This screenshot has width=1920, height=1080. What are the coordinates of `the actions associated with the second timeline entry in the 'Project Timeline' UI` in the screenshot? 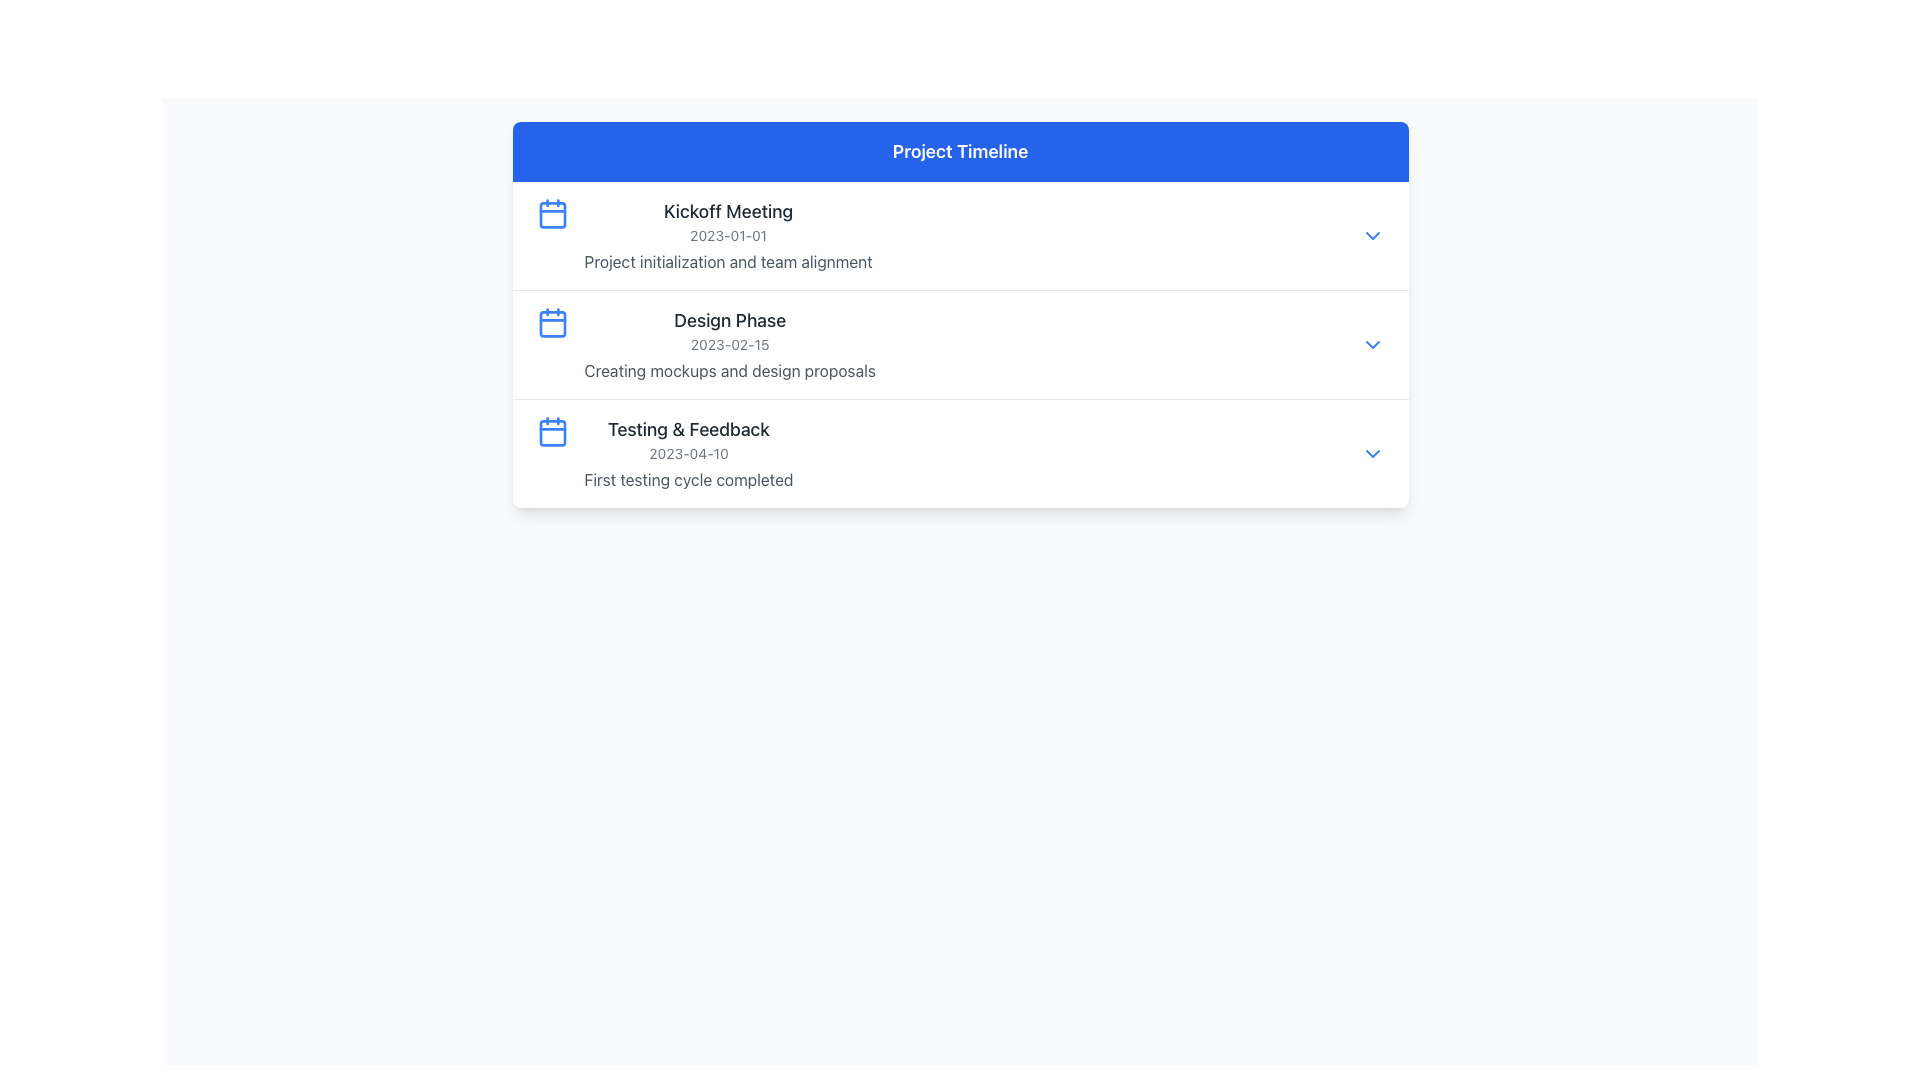 It's located at (960, 343).